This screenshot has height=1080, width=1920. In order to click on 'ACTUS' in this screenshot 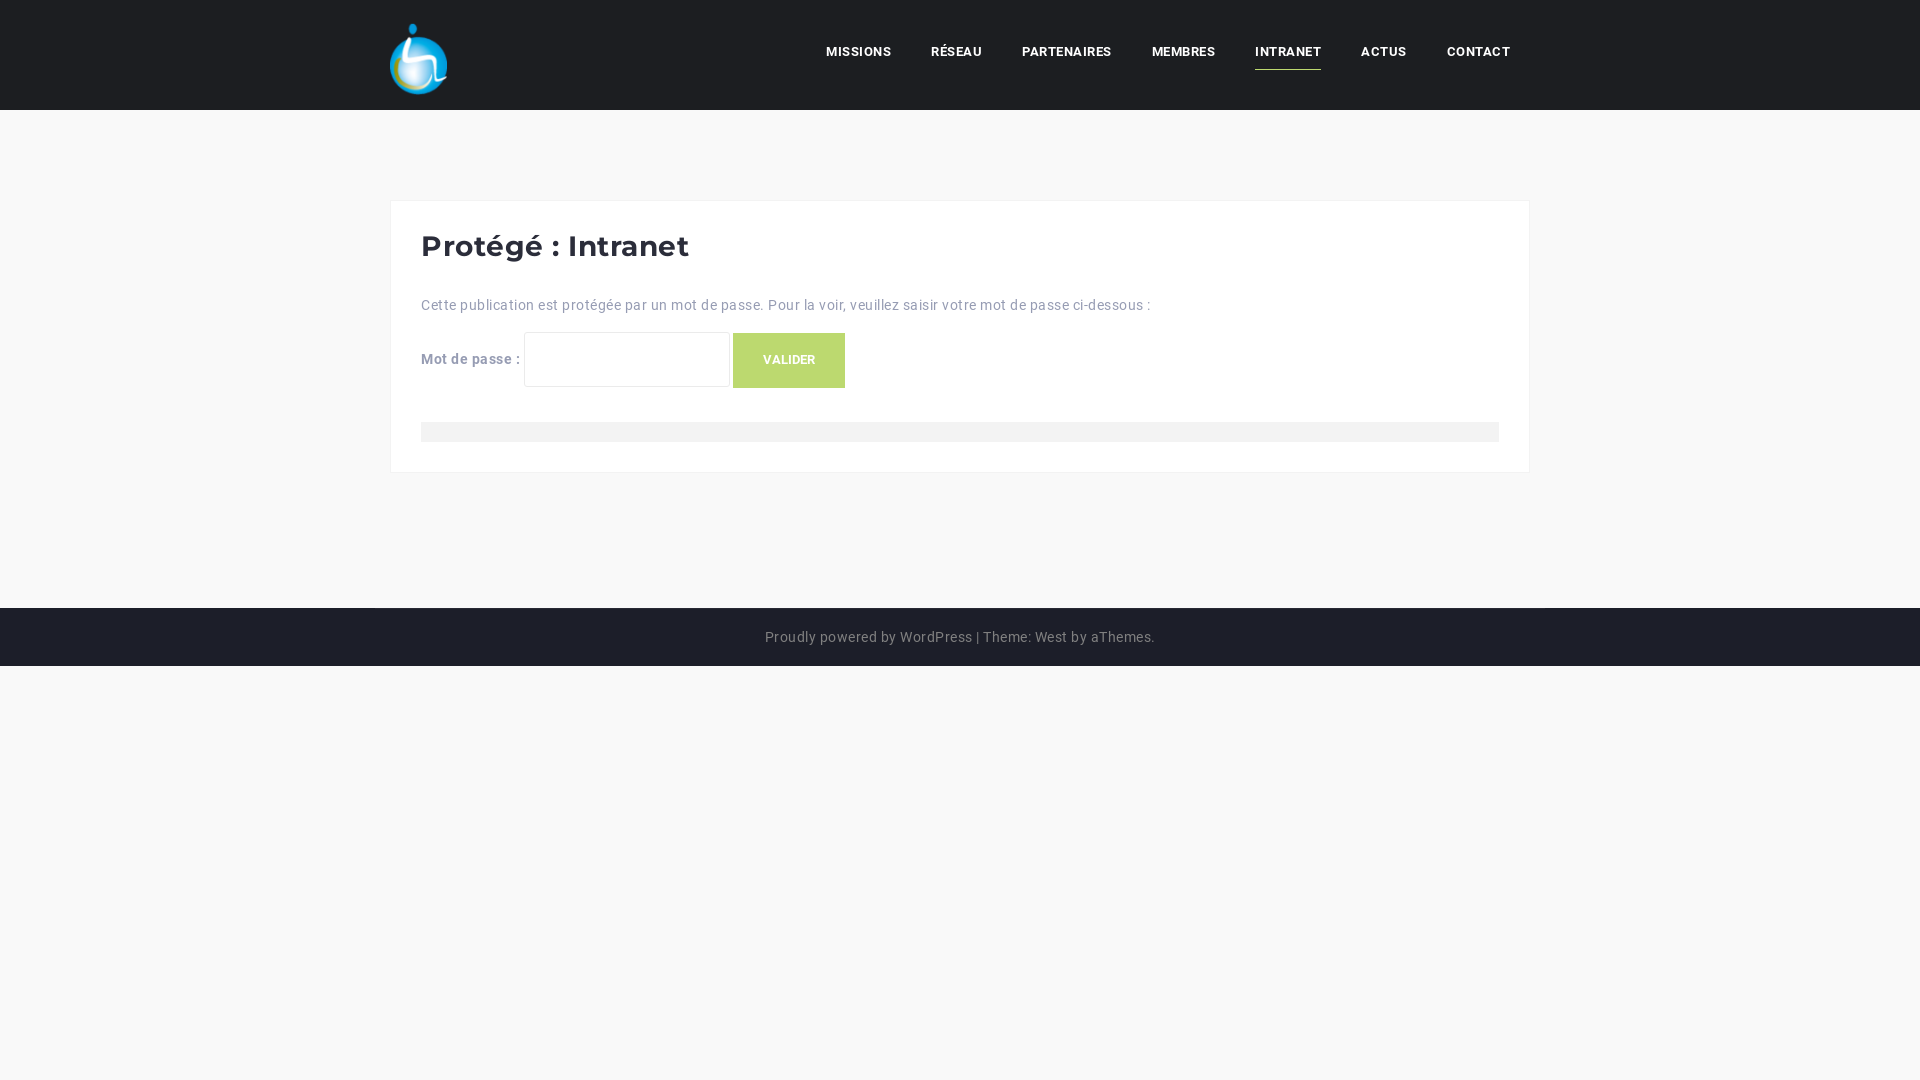, I will do `click(1382, 53)`.